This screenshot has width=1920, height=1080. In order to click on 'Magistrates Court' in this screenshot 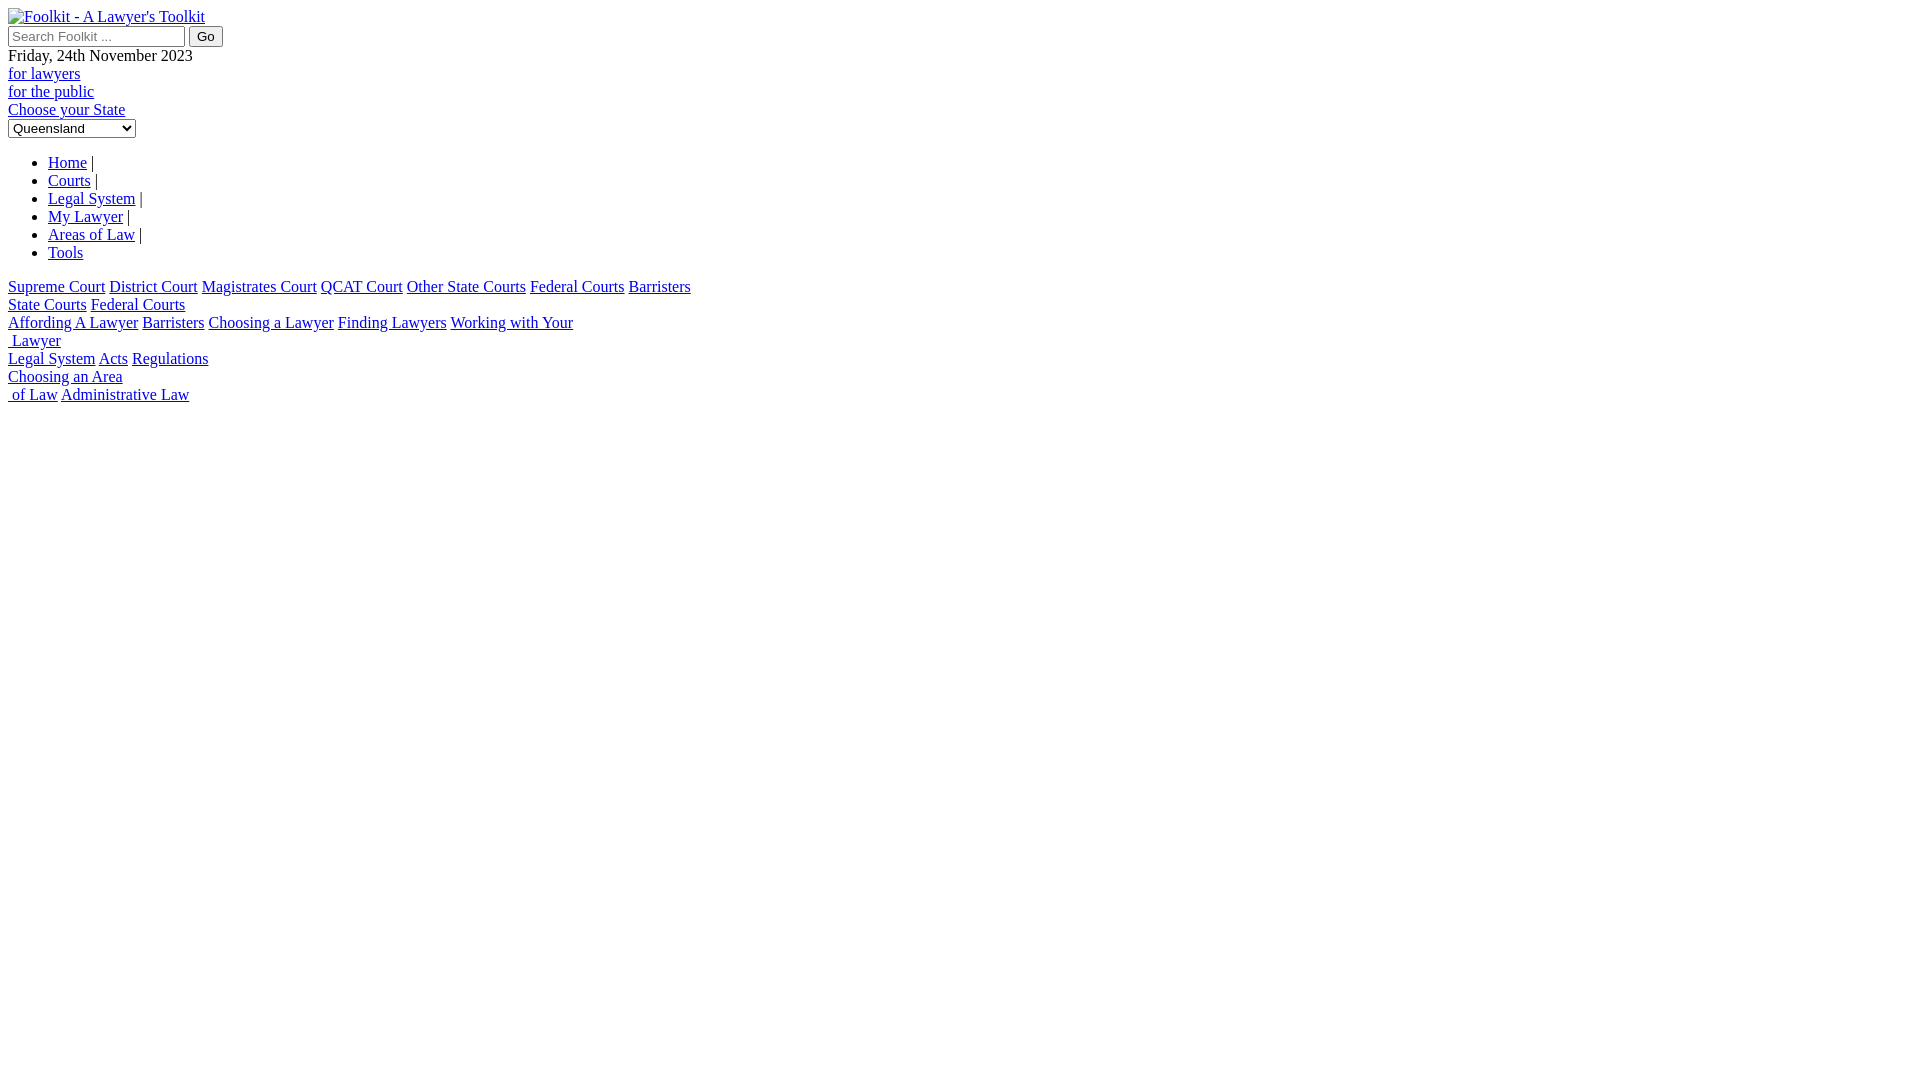, I will do `click(258, 286)`.